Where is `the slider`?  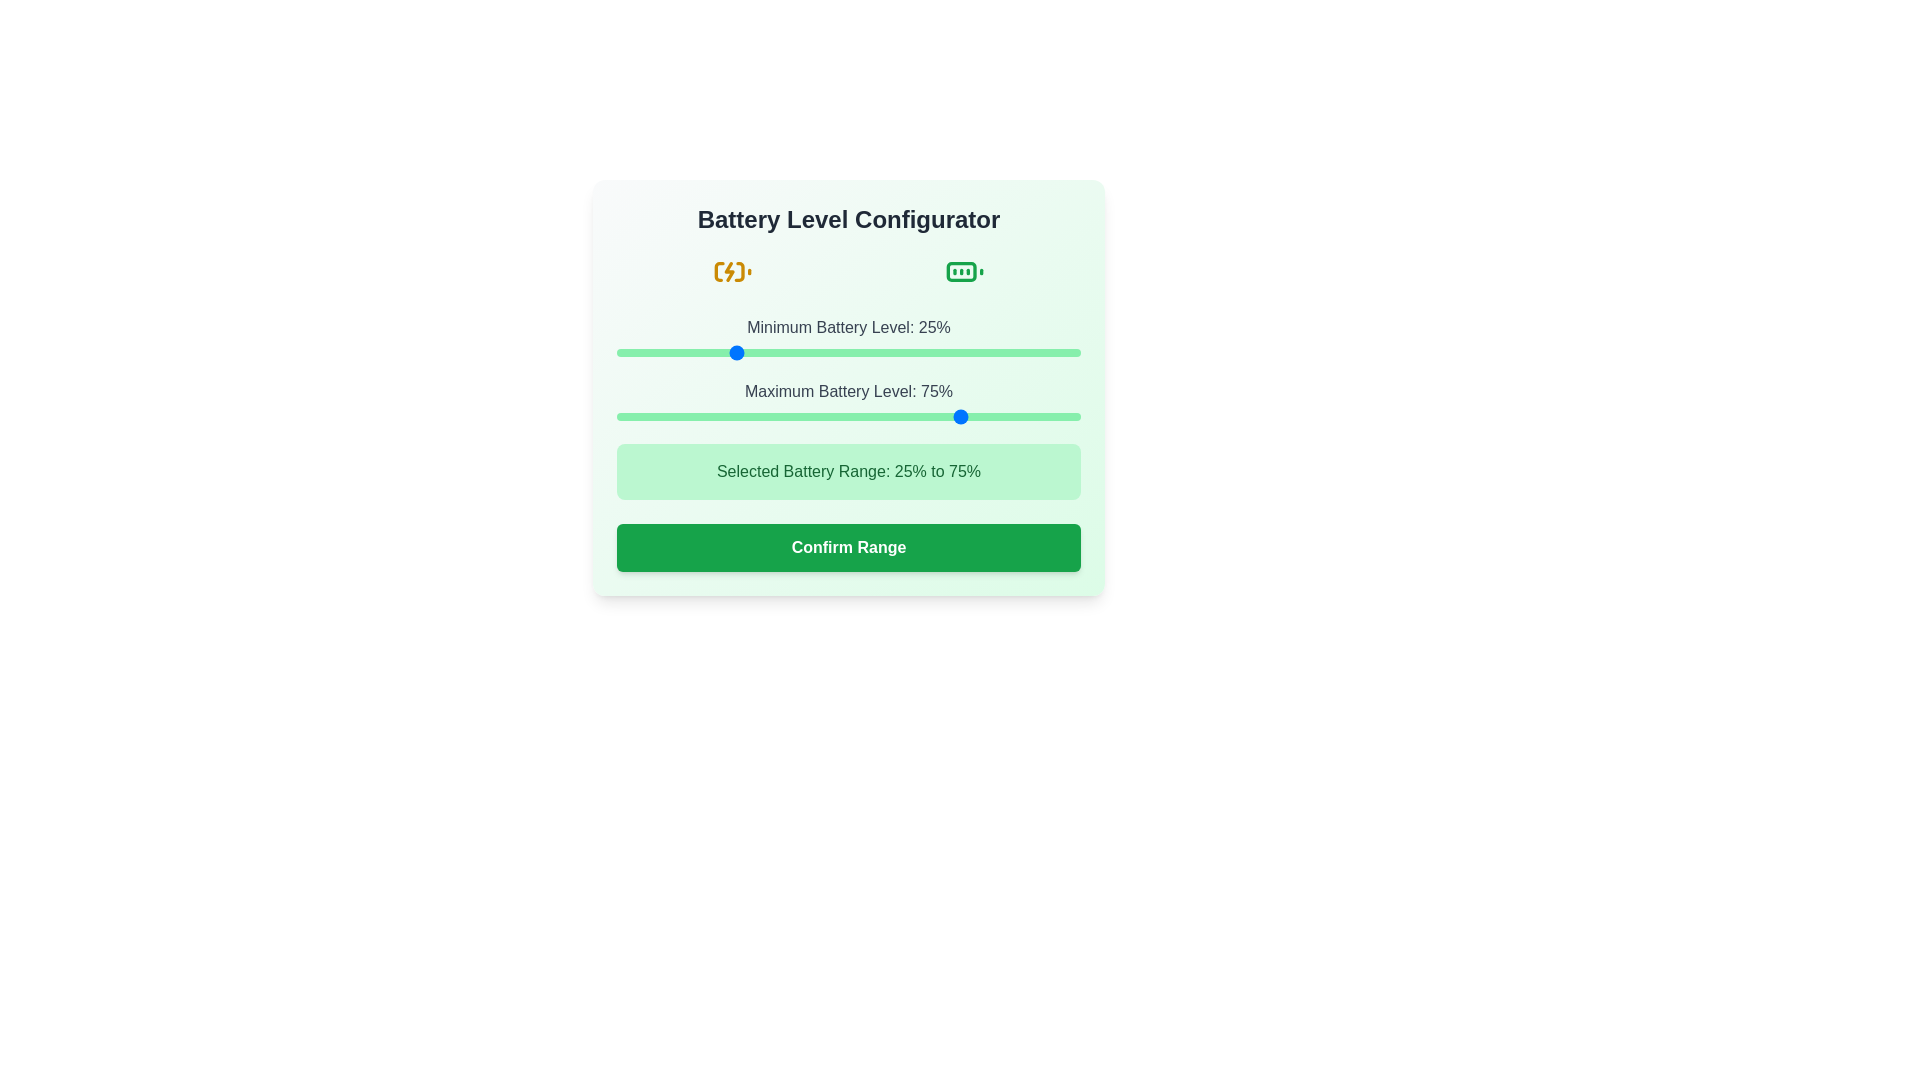
the slider is located at coordinates (983, 415).